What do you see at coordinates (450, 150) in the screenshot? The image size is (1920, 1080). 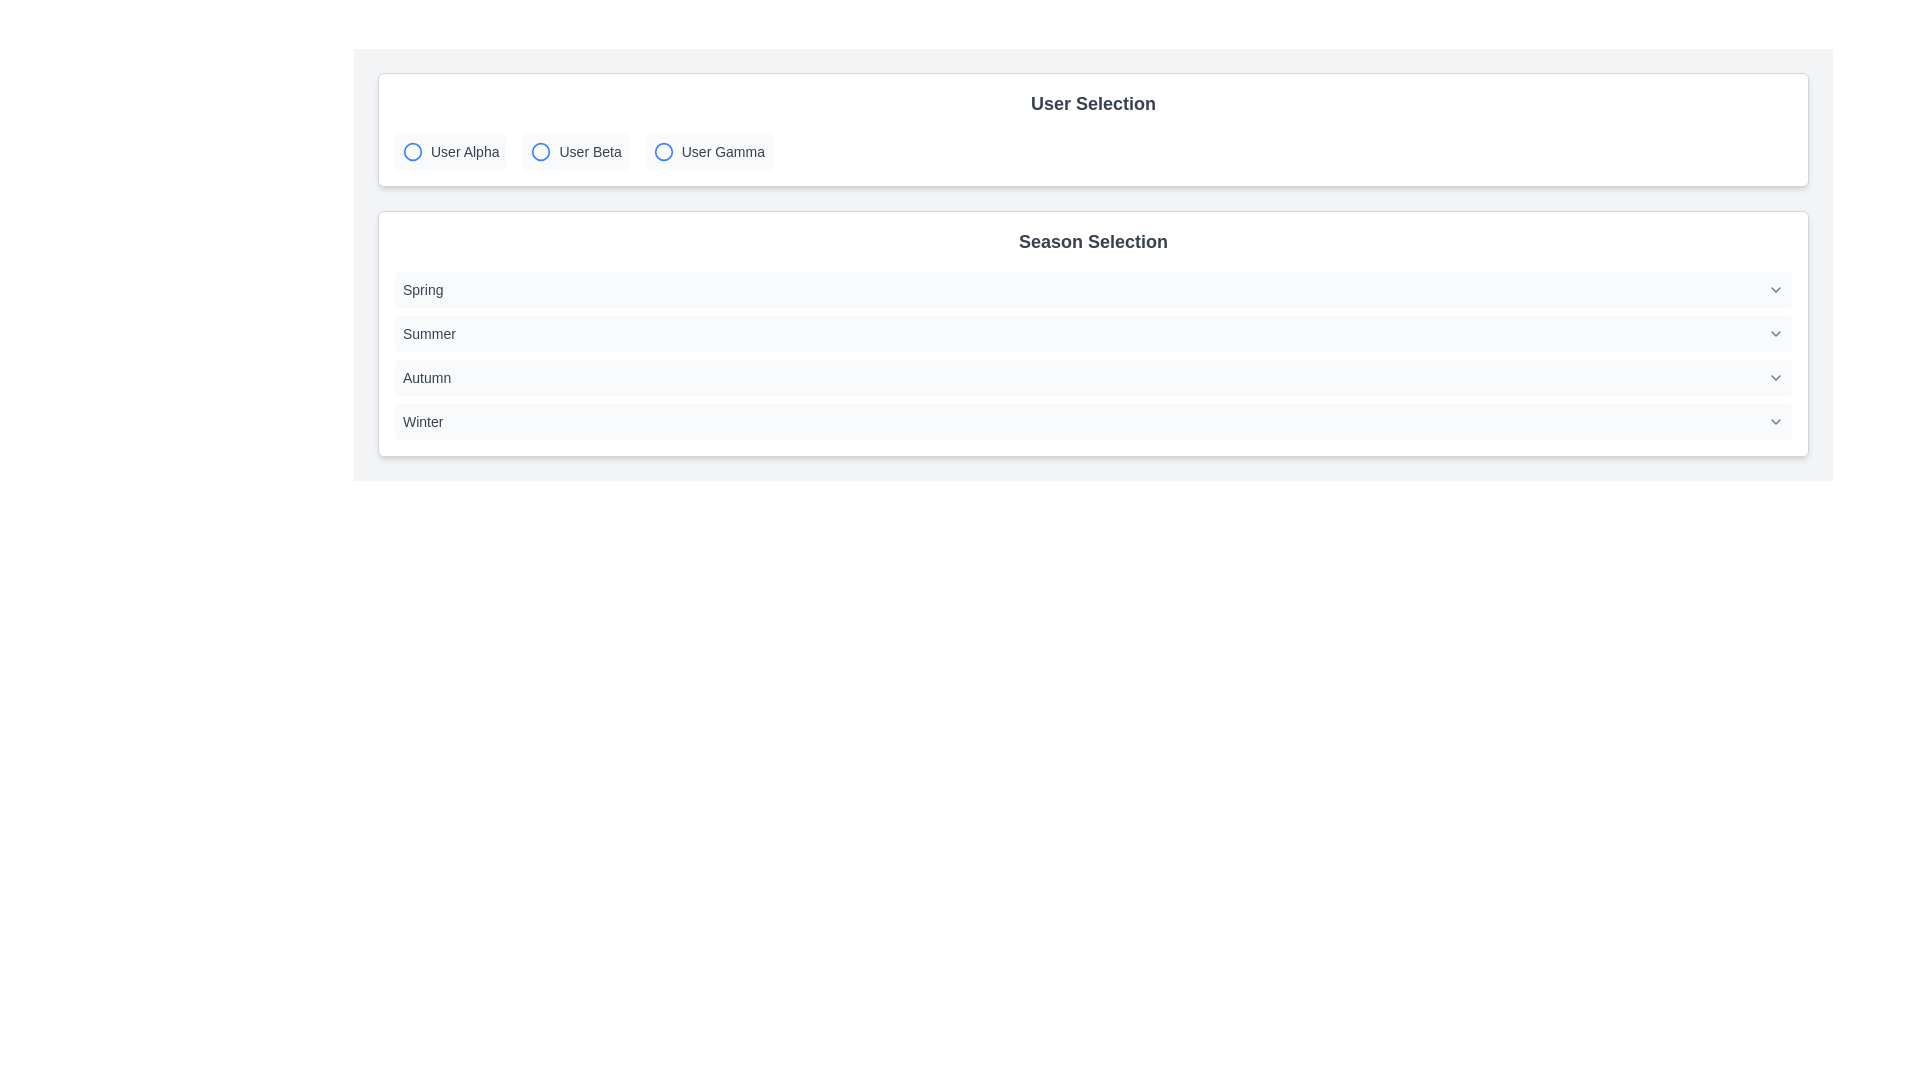 I see `the 'User Alpha' button in the 'User Selection' section` at bounding box center [450, 150].